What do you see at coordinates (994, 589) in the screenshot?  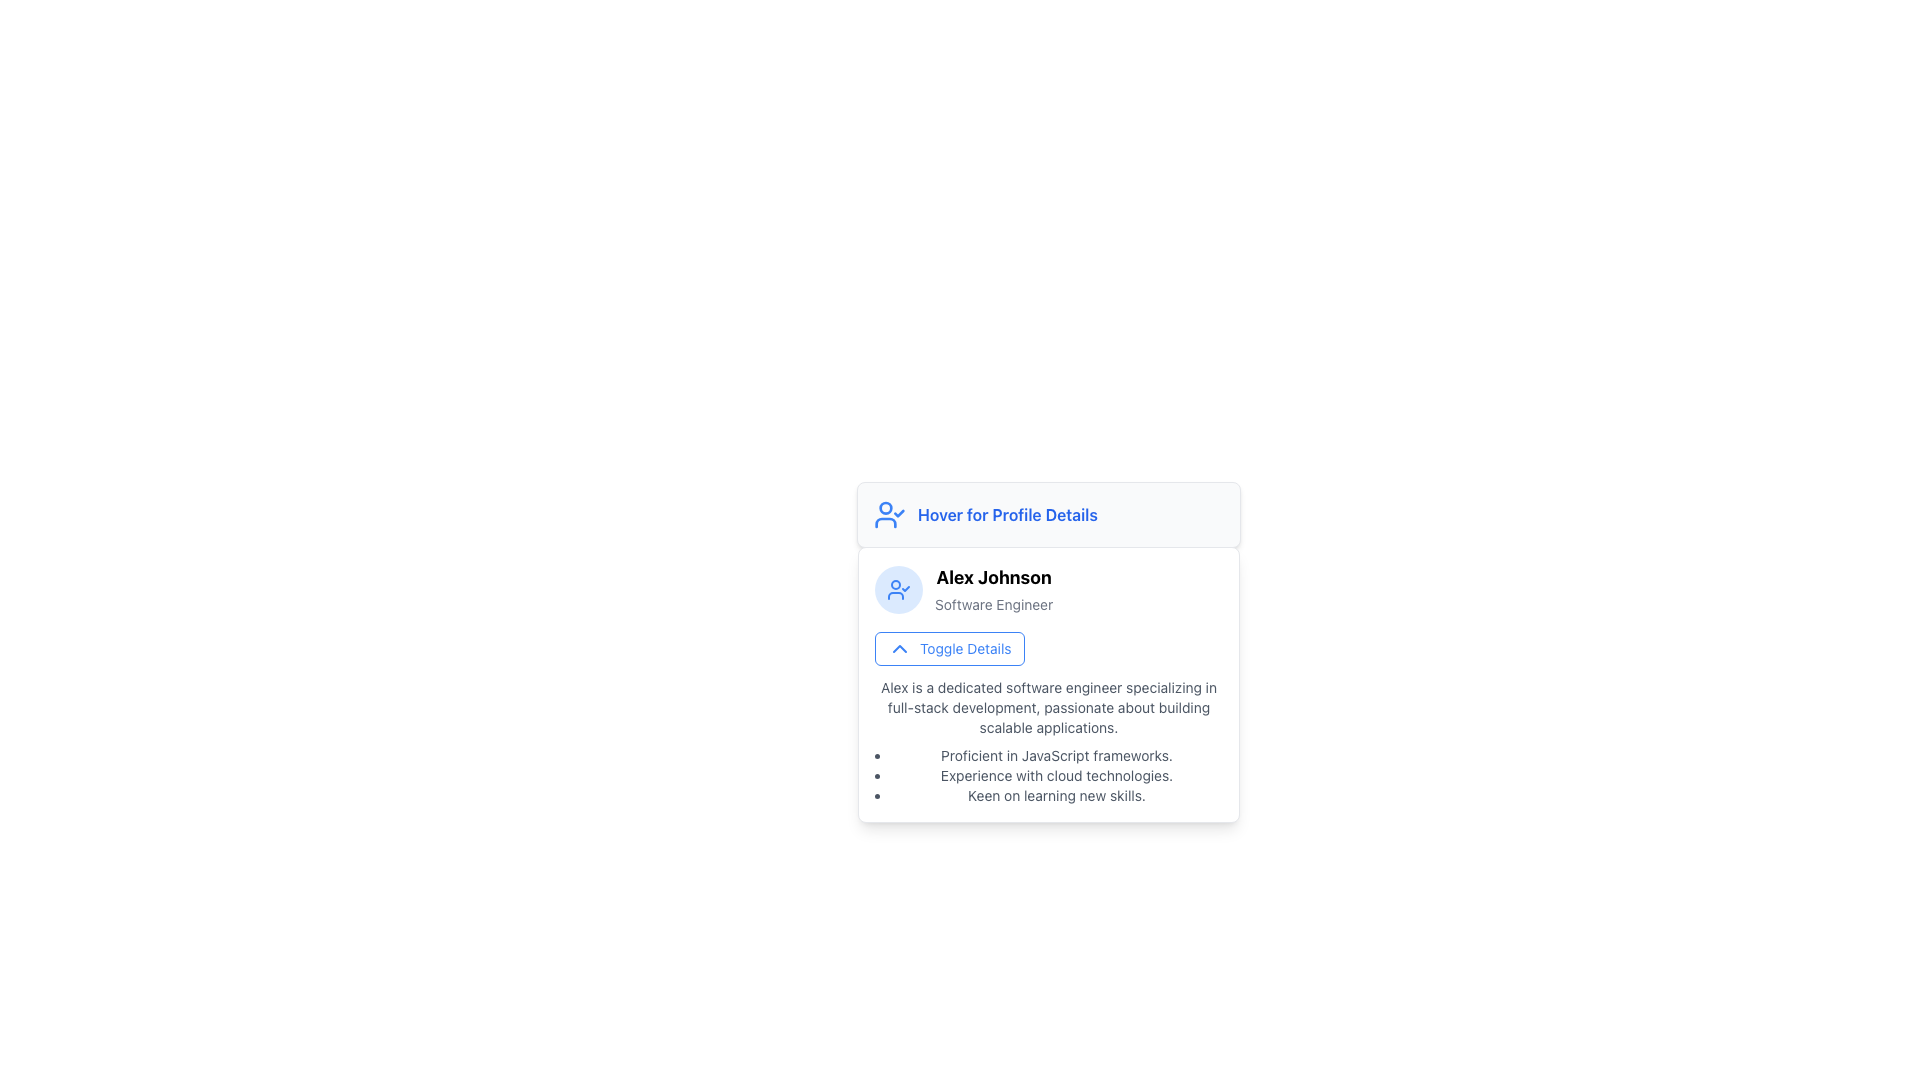 I see `text from the Text Block displaying 'Alex Johnson' and 'Software Engineer', which is located beneath the title 'Hover for Profile Details'` at bounding box center [994, 589].